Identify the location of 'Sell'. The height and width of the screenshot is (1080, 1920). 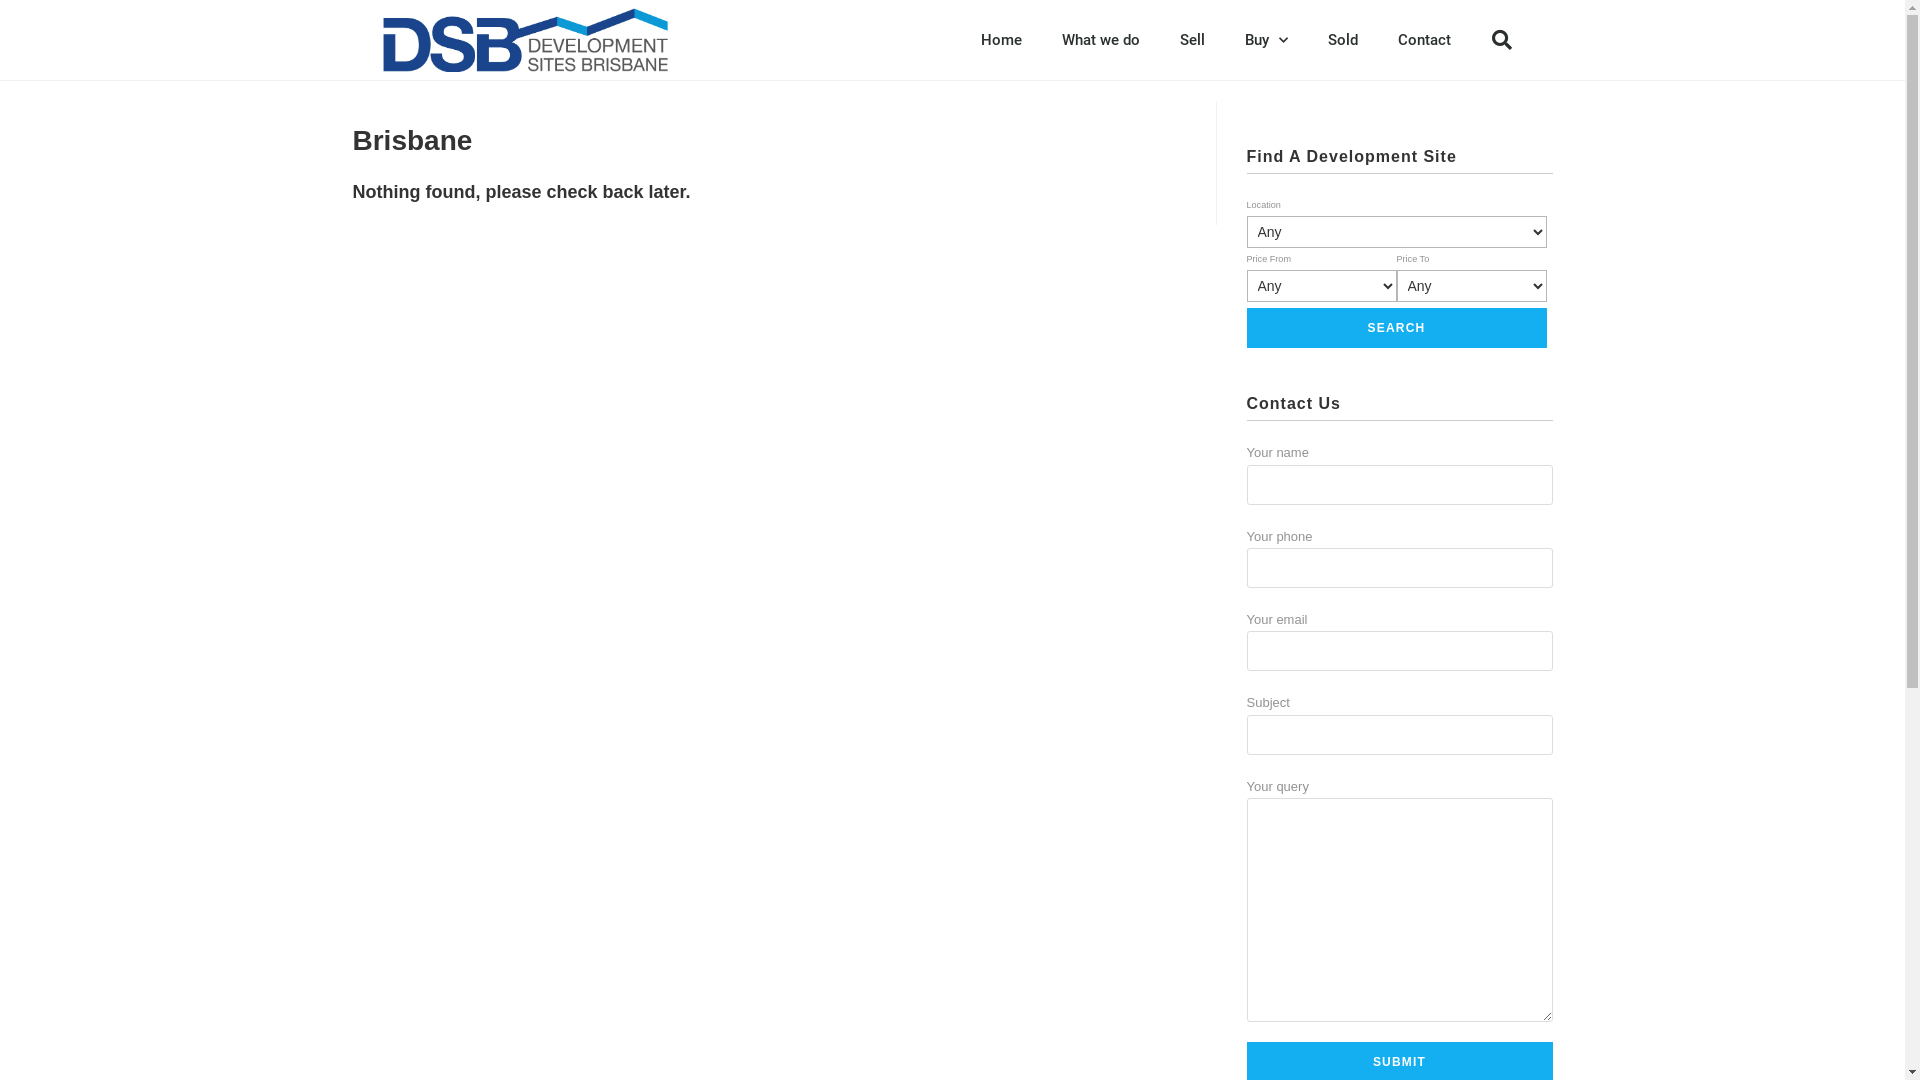
(1192, 39).